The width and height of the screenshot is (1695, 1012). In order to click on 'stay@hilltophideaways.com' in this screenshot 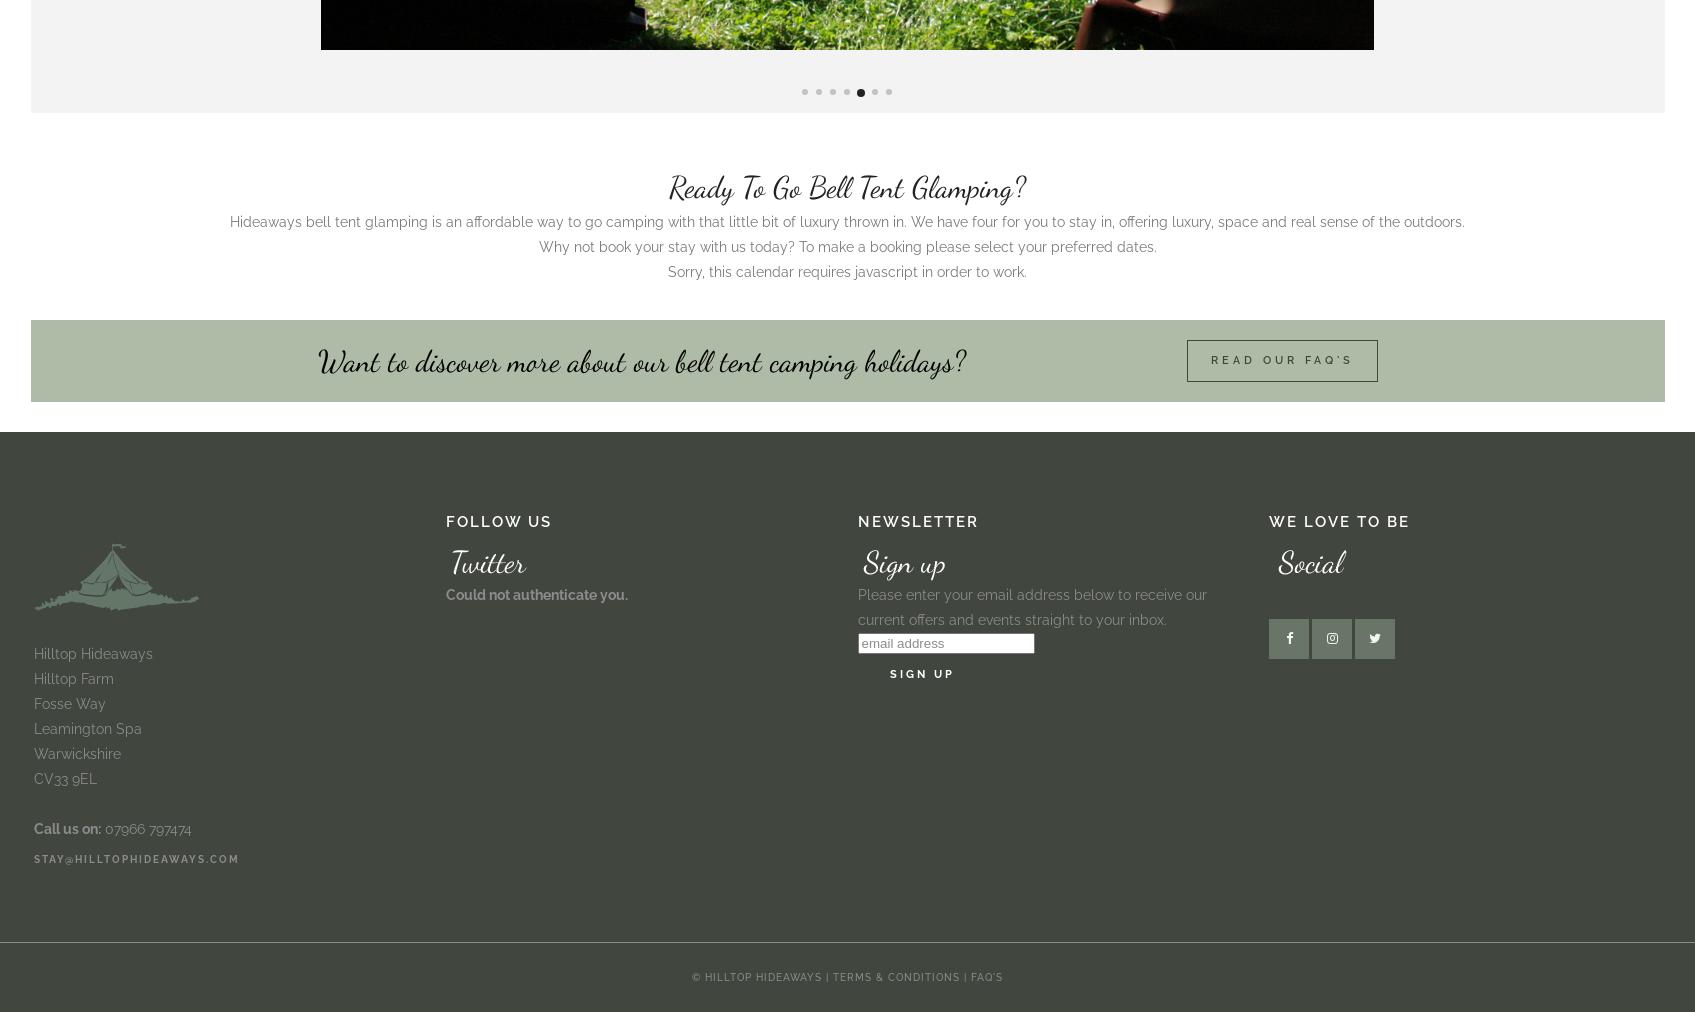, I will do `click(136, 858)`.